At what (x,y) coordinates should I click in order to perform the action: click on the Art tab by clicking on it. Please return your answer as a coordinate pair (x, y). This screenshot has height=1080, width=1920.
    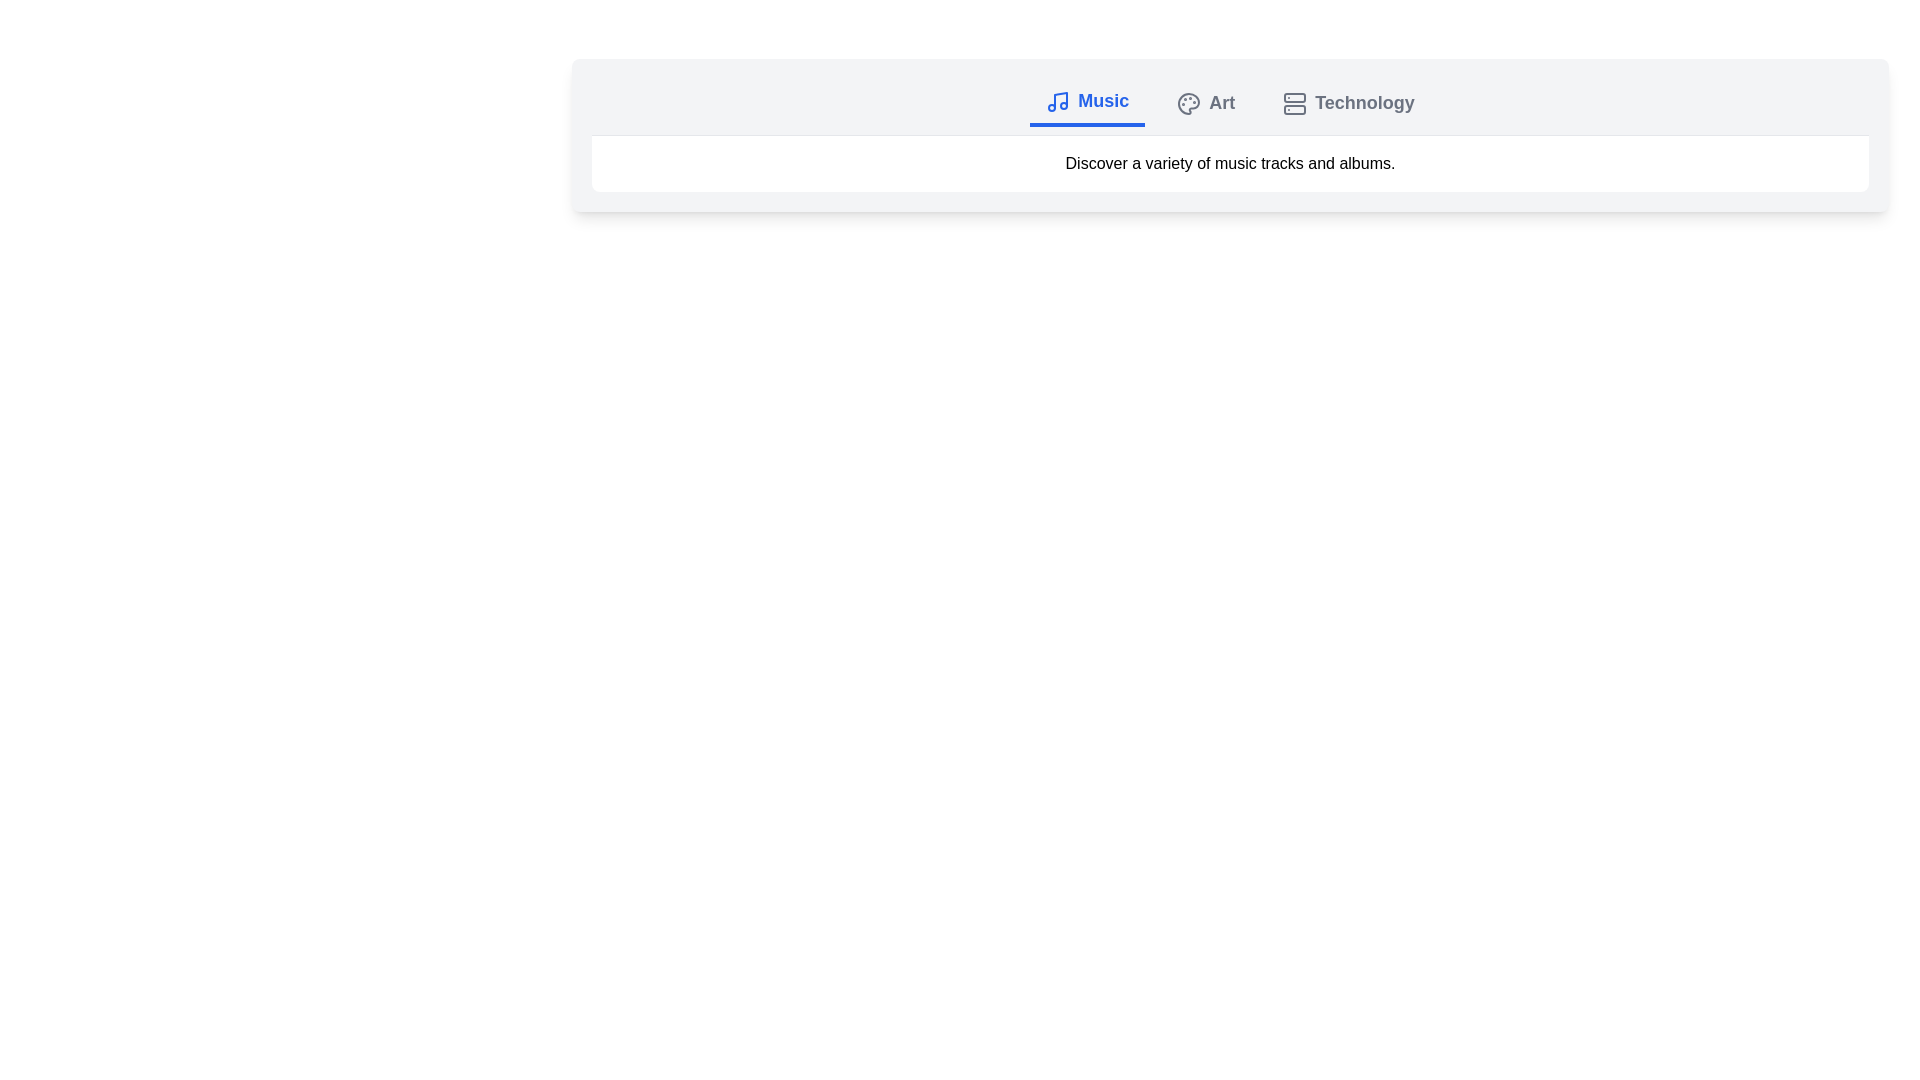
    Looking at the image, I should click on (1205, 103).